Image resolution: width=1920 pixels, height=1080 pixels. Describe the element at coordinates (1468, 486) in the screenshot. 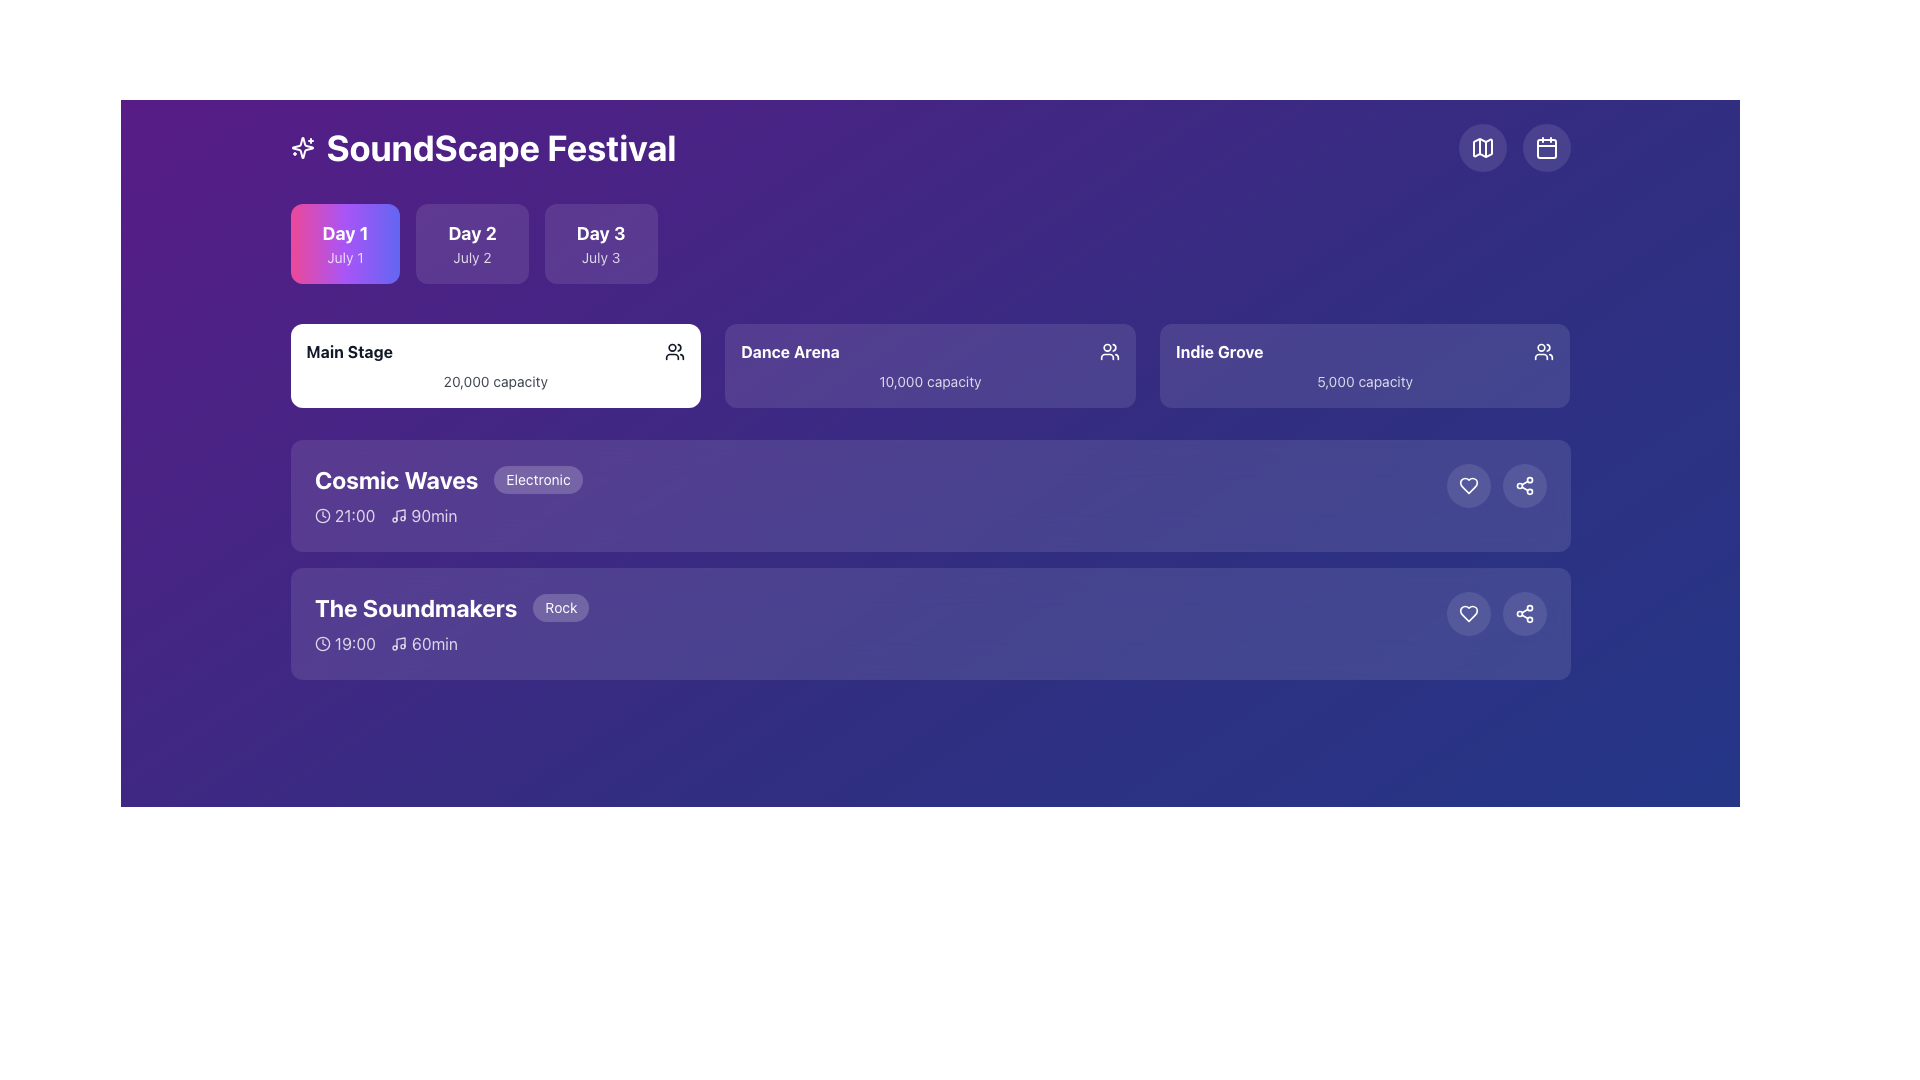

I see `the 'like' button located in the horizontal row of icons on the right side of the 'Cosmic Waves' event card, which is the first circular icon to the left of the share button` at that location.